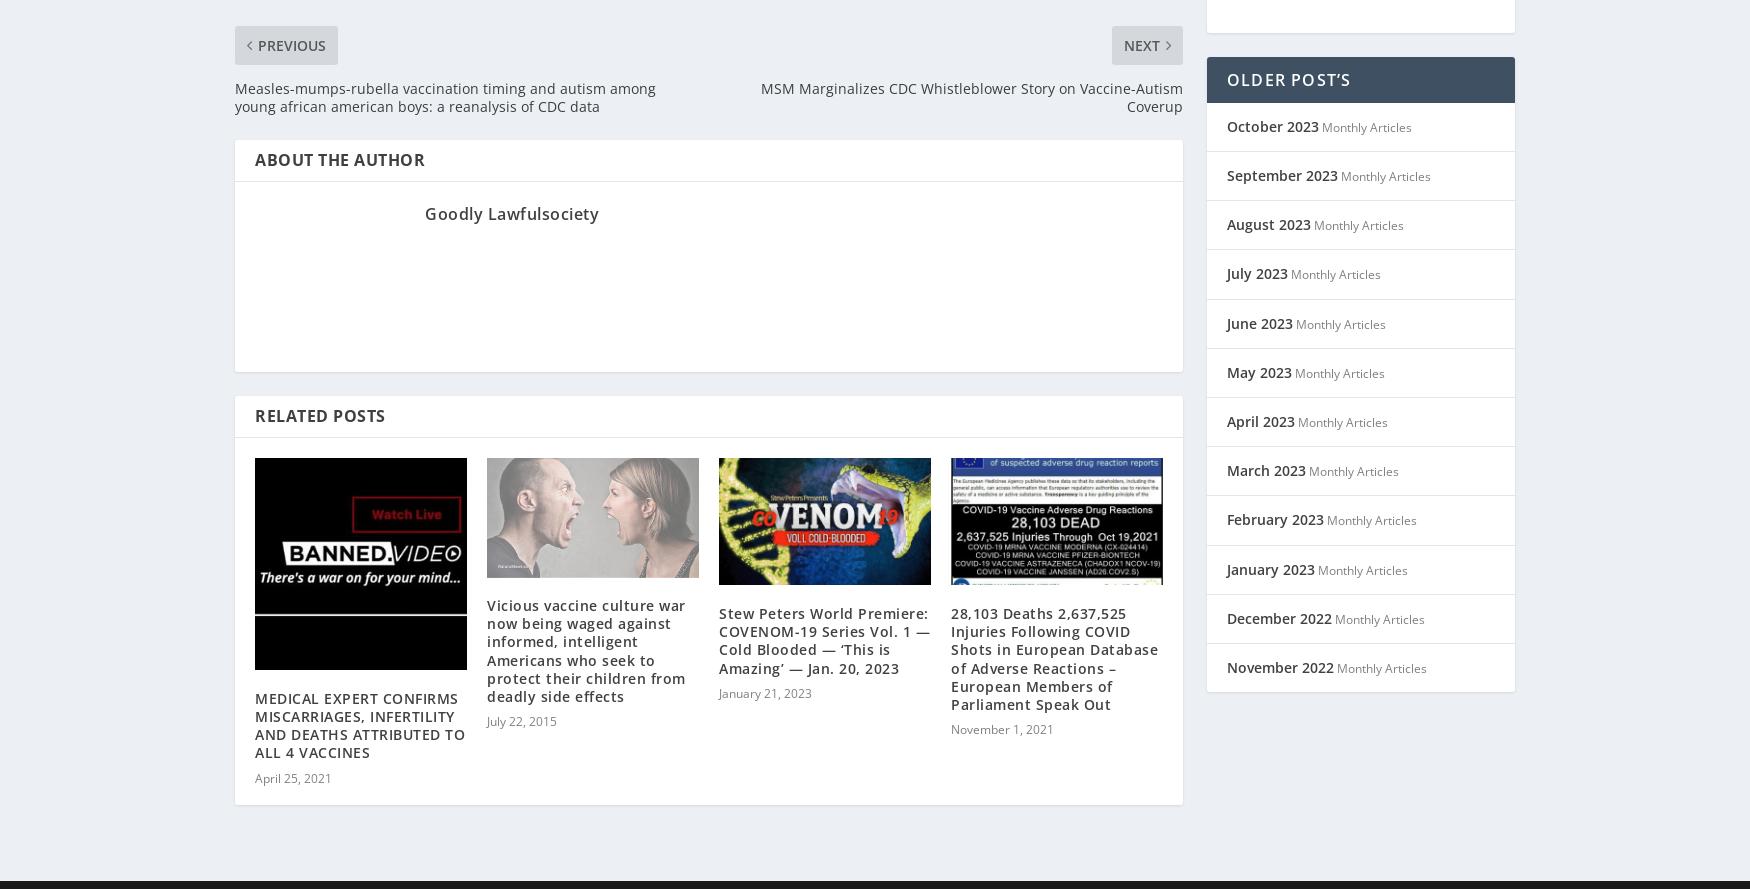 This screenshot has height=889, width=1750. I want to click on 'April 25, 2021', so click(292, 751).